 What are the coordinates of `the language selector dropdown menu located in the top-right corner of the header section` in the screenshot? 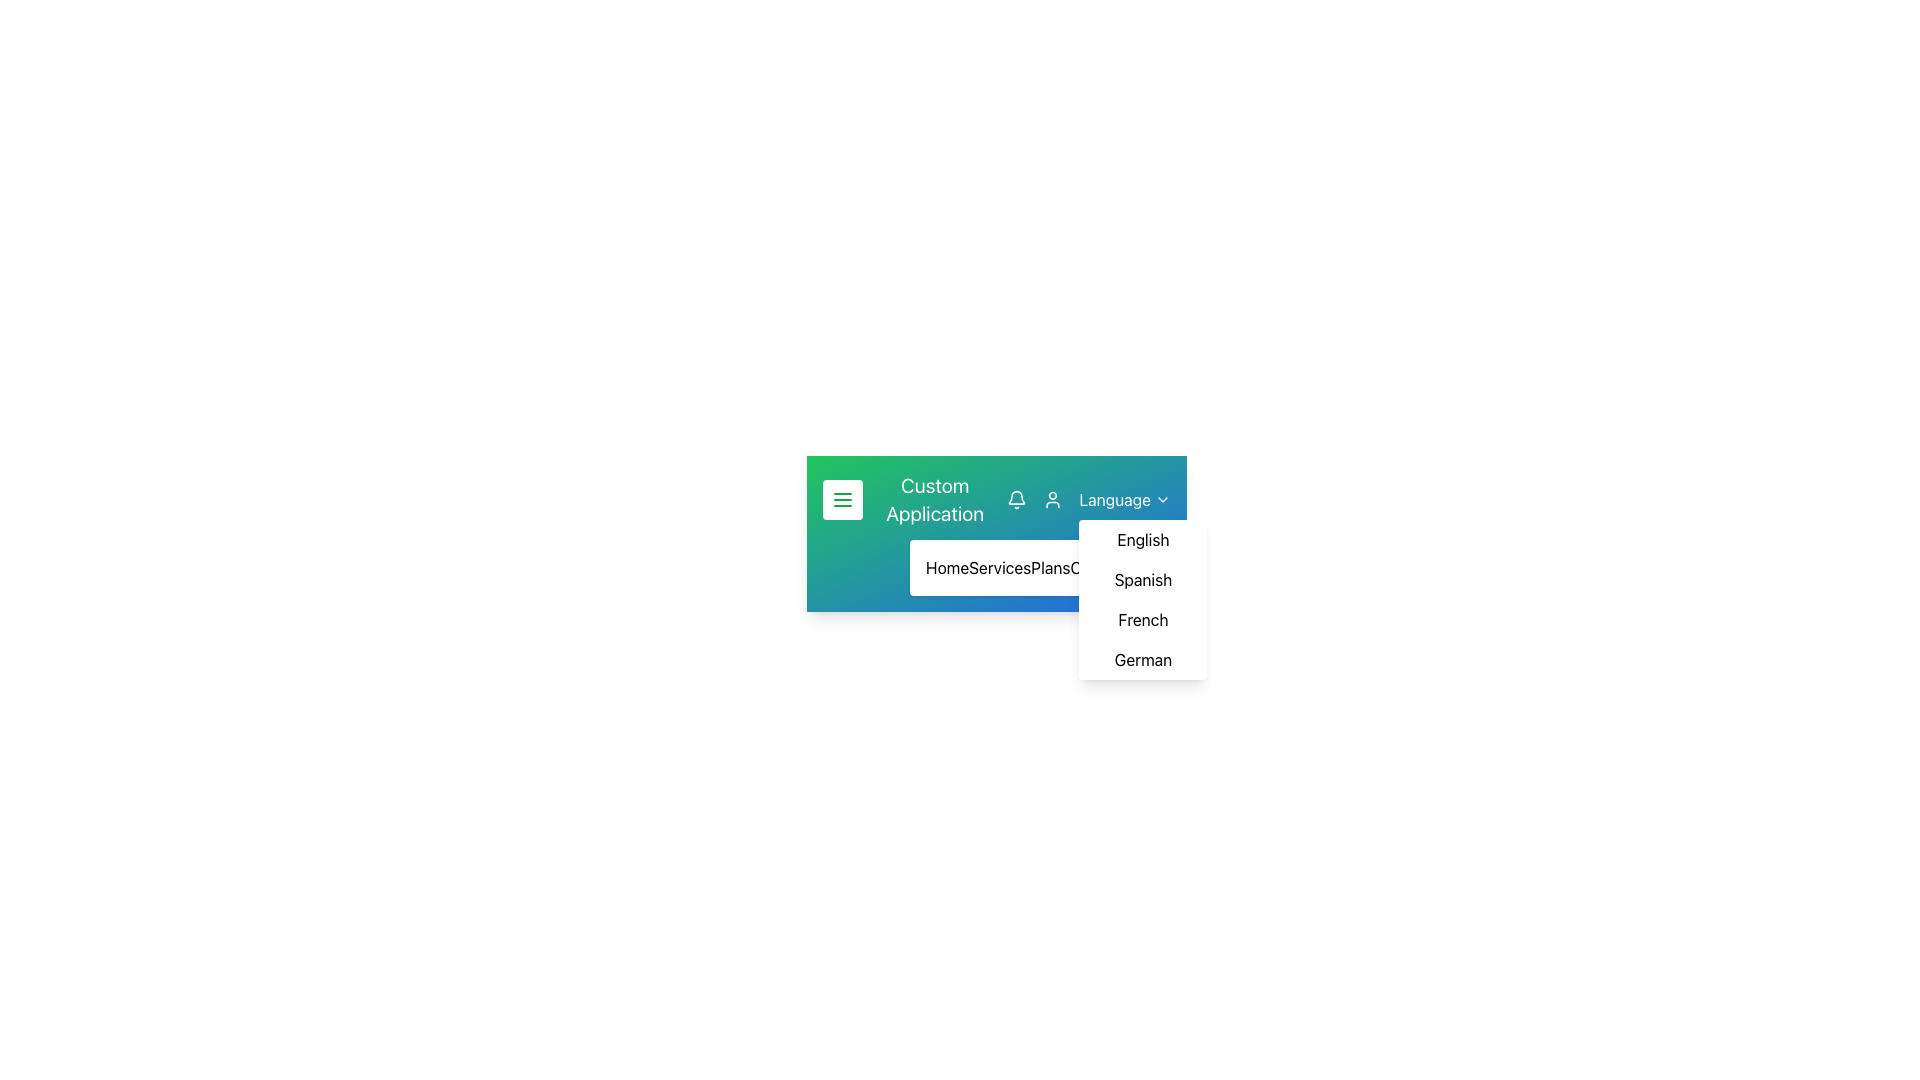 It's located at (1088, 499).